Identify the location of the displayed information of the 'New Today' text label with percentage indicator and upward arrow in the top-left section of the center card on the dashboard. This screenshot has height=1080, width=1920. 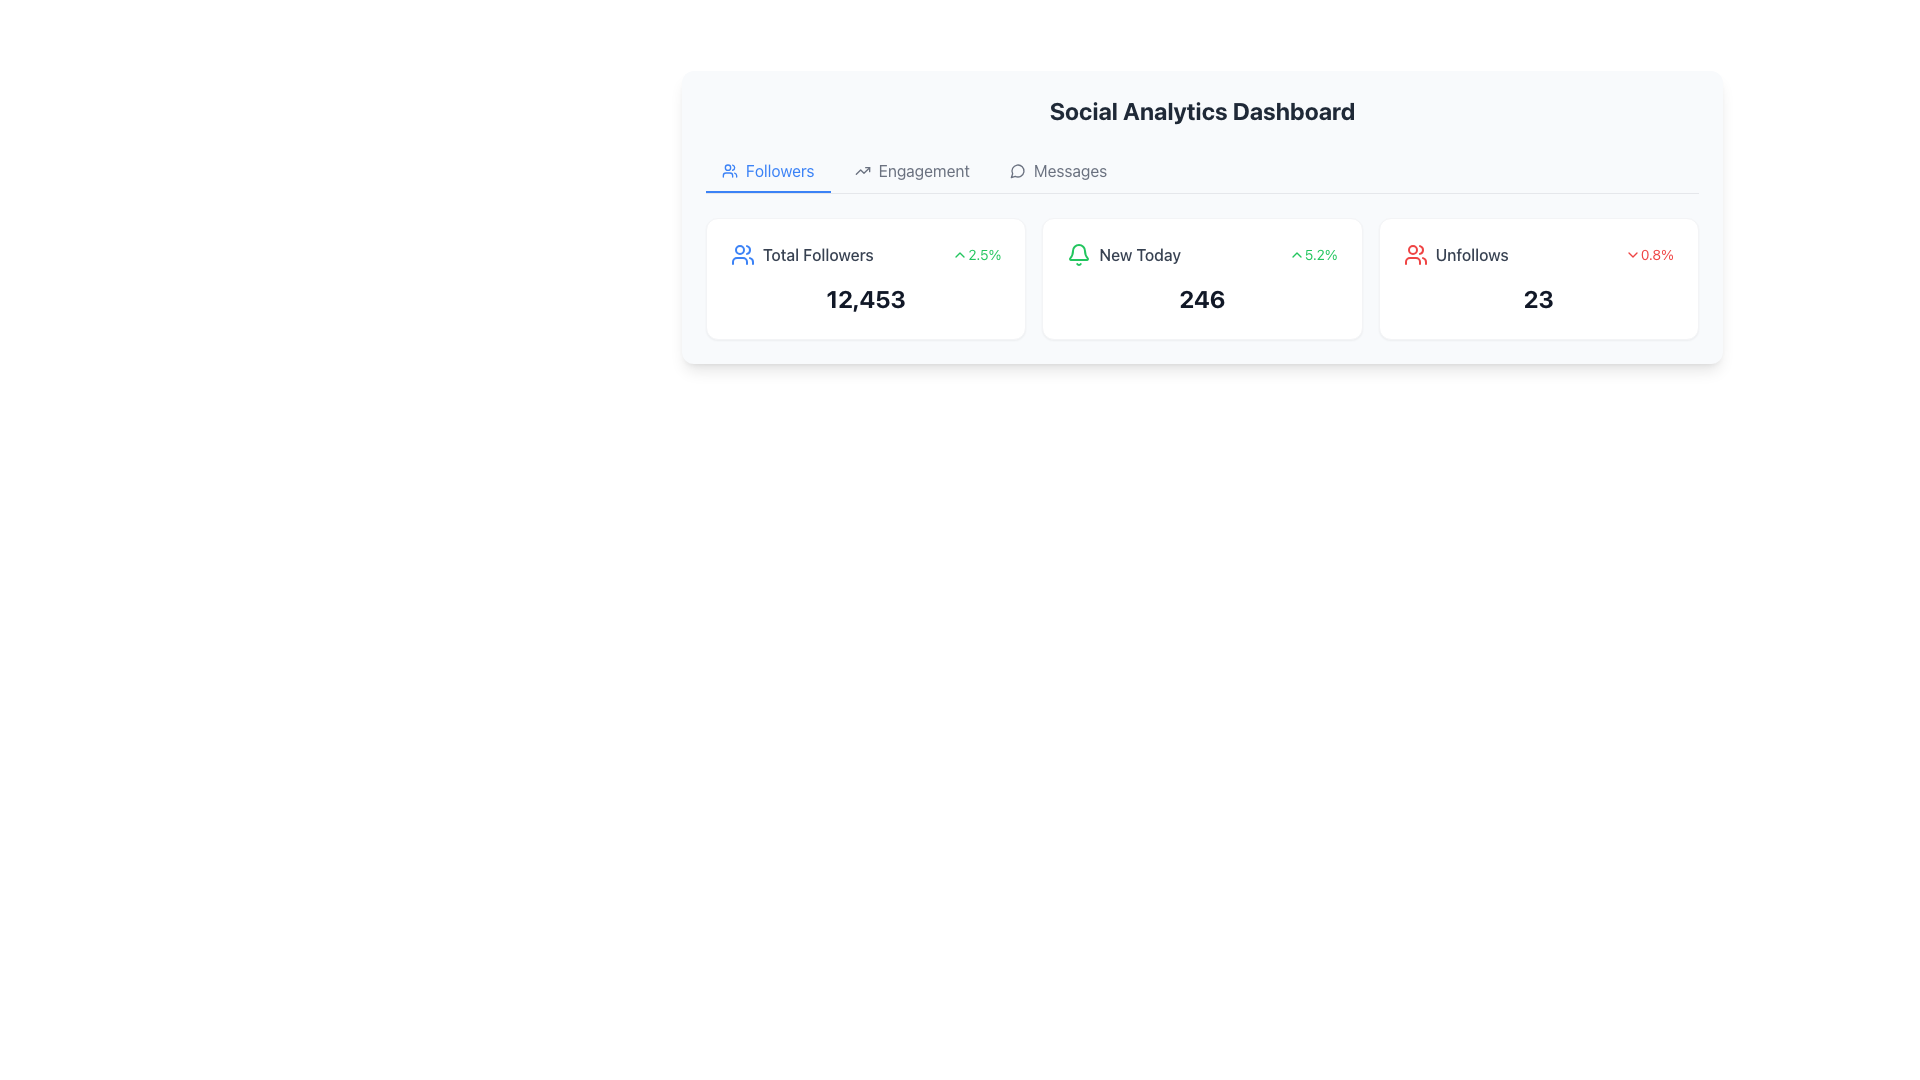
(1201, 253).